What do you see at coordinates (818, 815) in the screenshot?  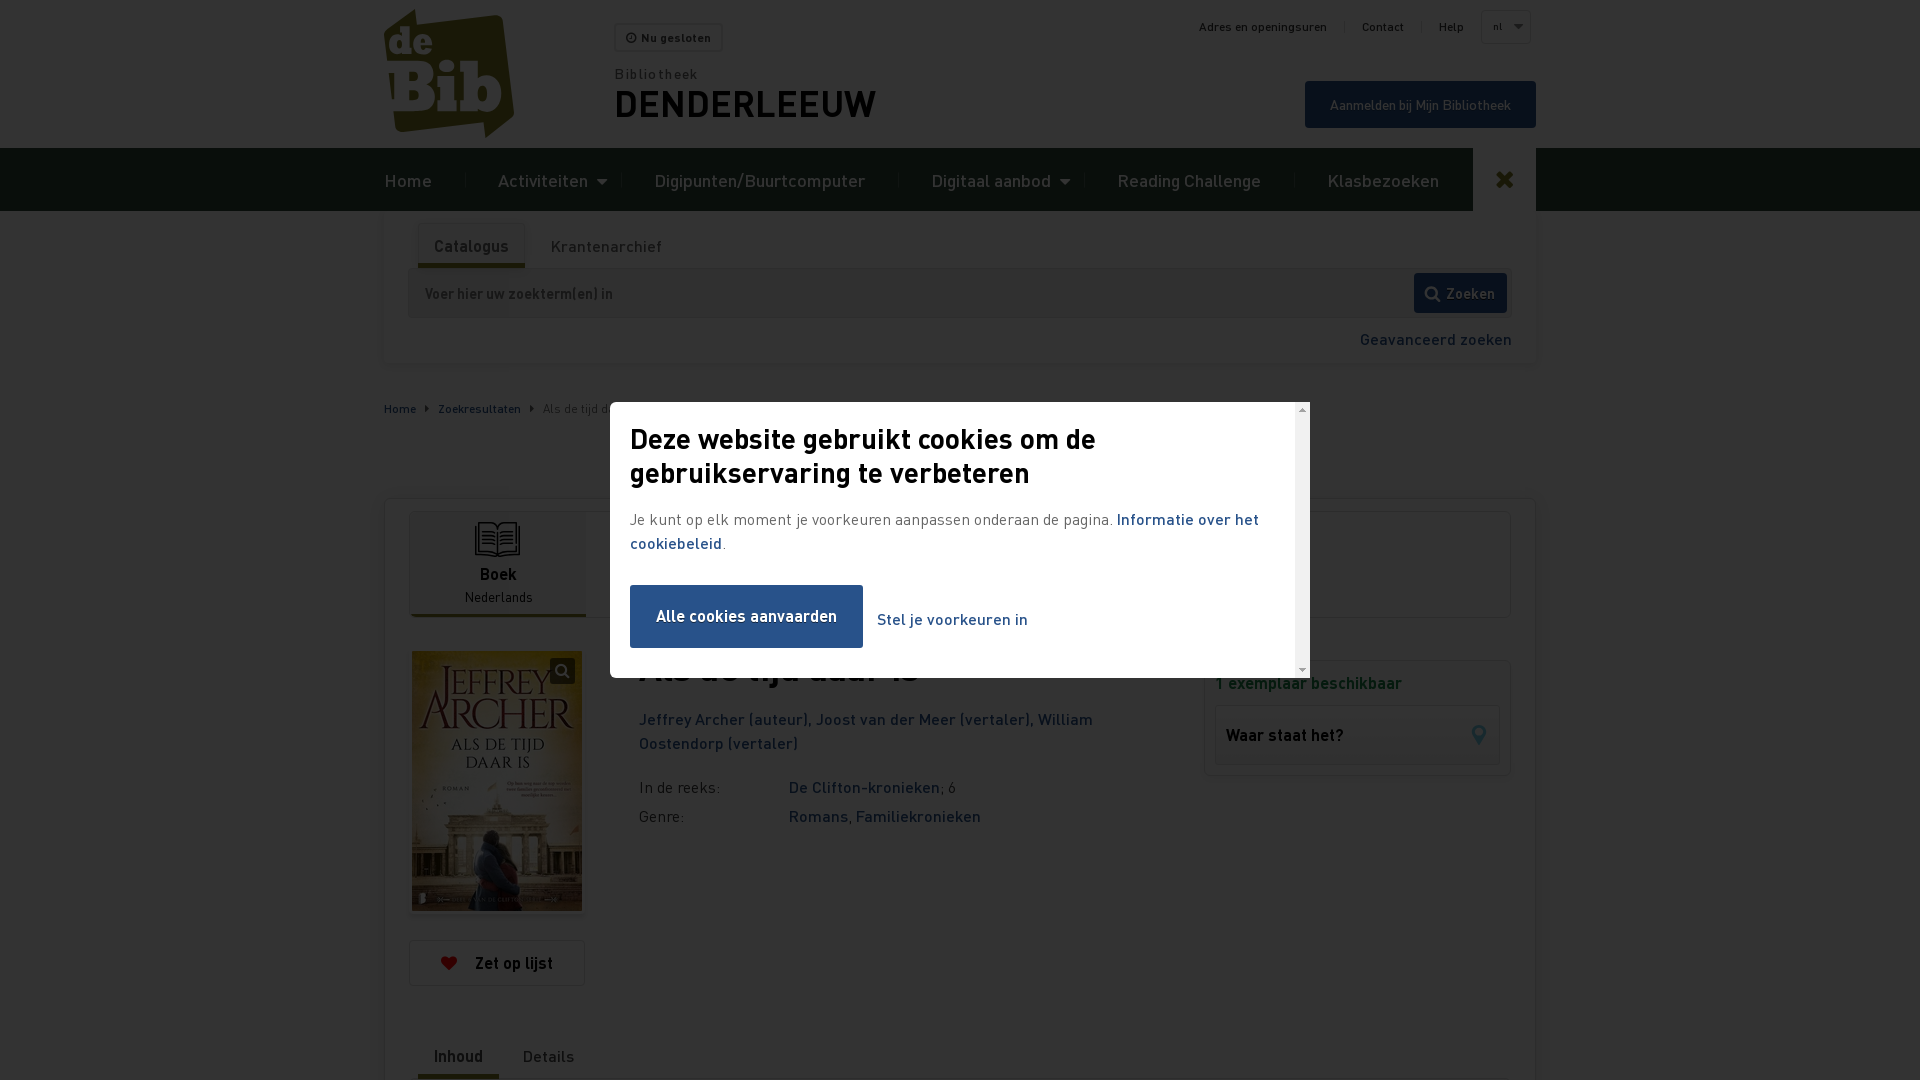 I see `'Romans'` at bounding box center [818, 815].